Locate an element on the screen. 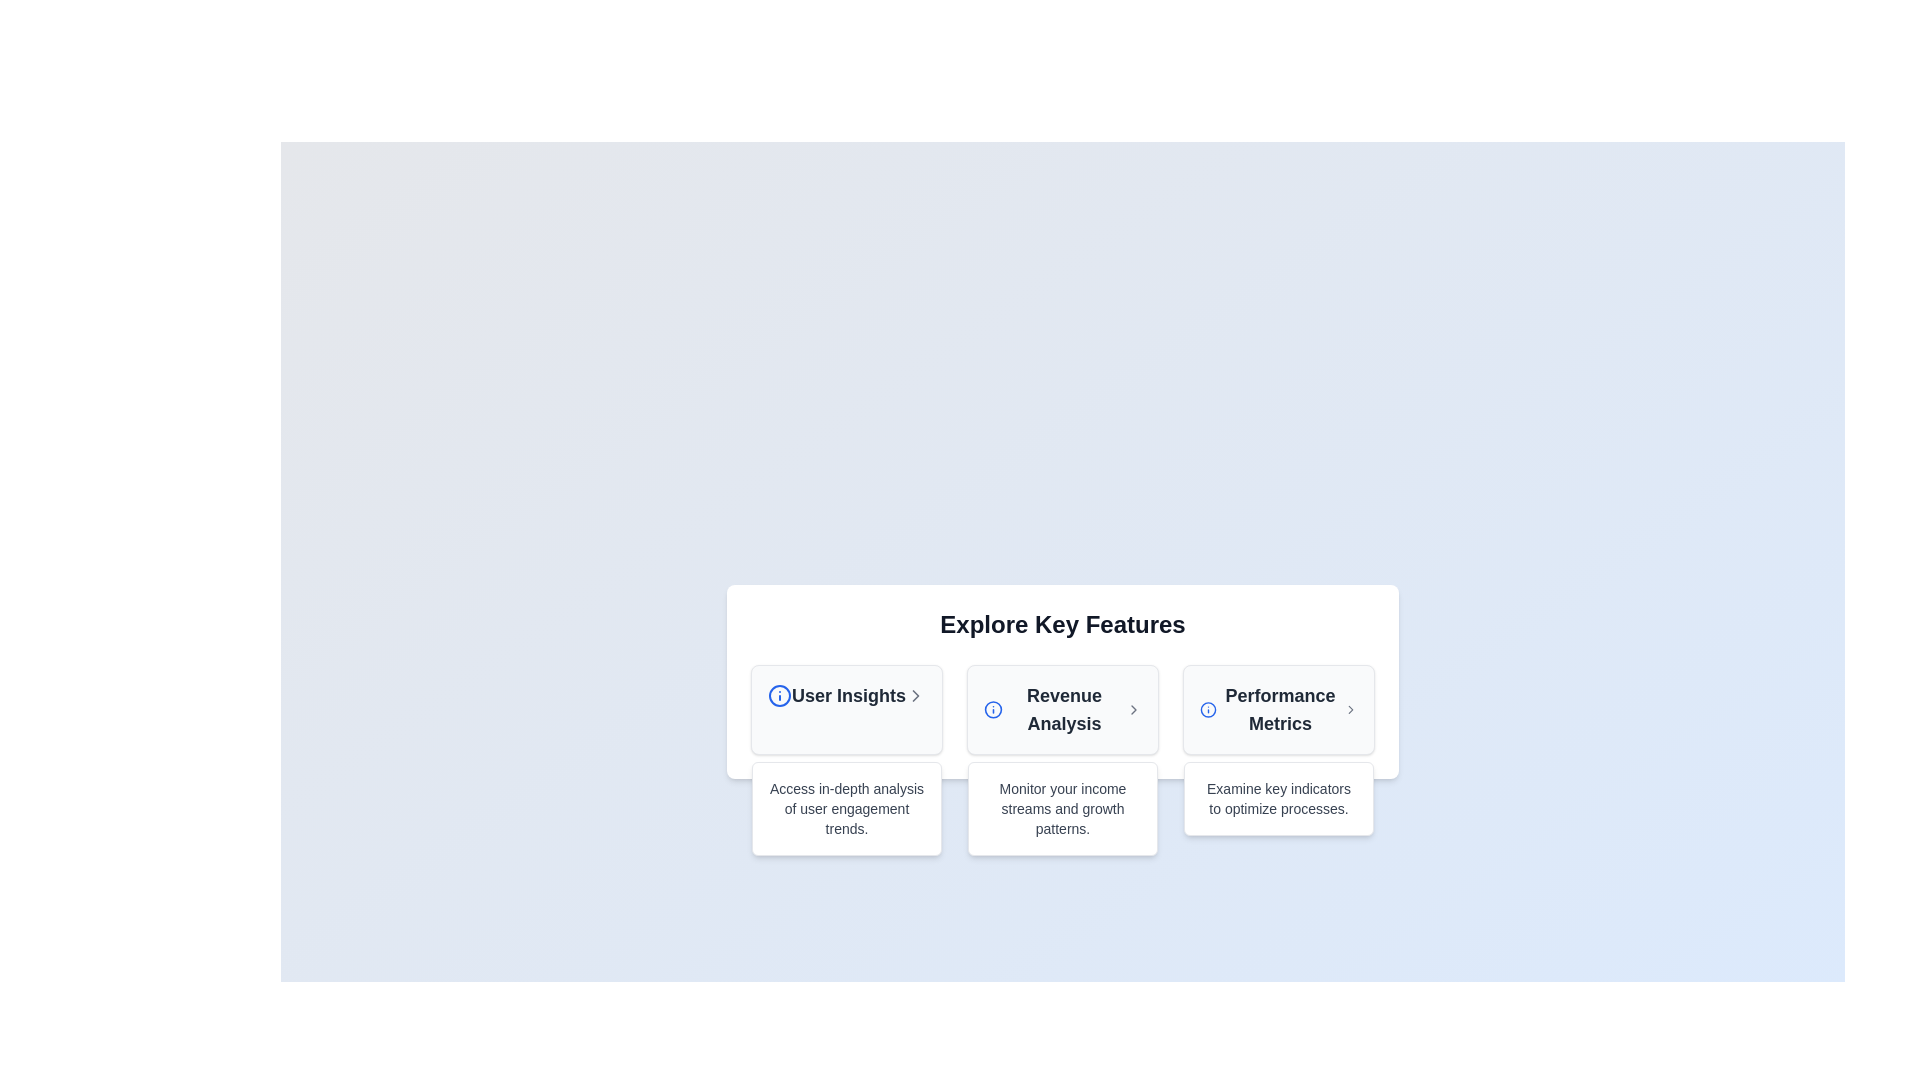  the circular icon with a blue border located in the header of the 'Revenue Analysis' section, adjacent to the text 'Revenue Analysis' is located at coordinates (993, 708).